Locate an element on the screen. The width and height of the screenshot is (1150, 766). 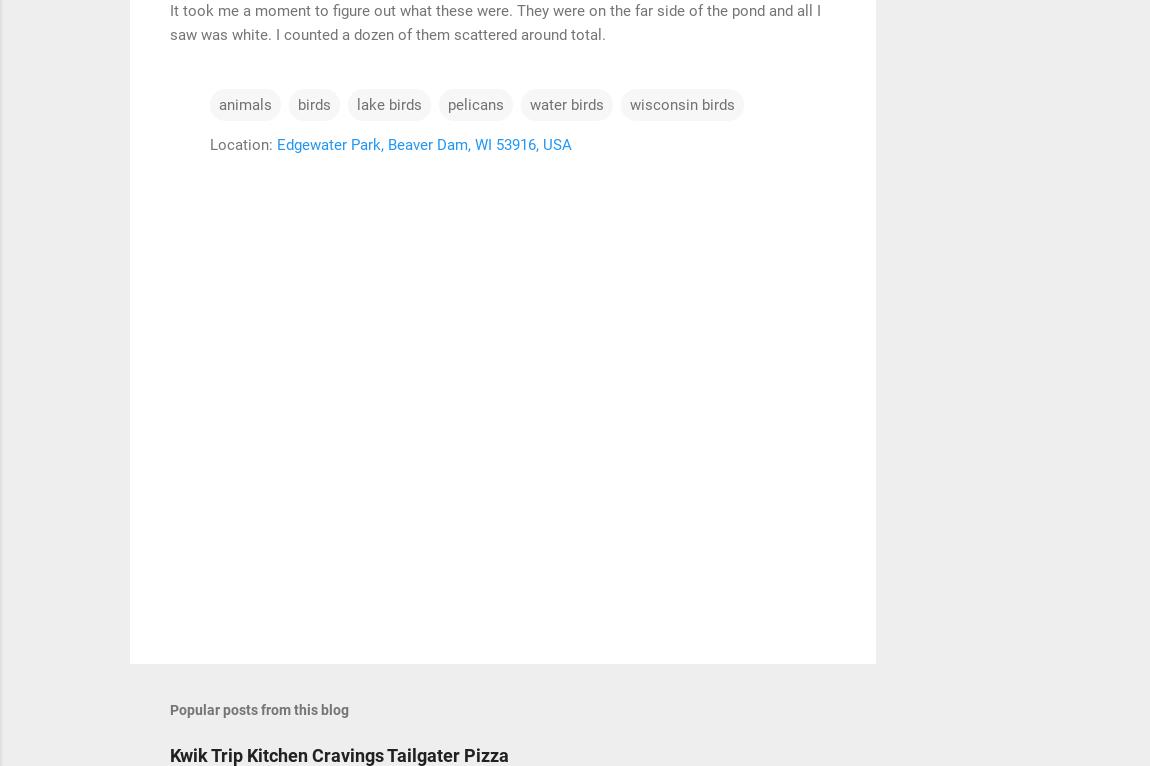
'animals' is located at coordinates (244, 103).